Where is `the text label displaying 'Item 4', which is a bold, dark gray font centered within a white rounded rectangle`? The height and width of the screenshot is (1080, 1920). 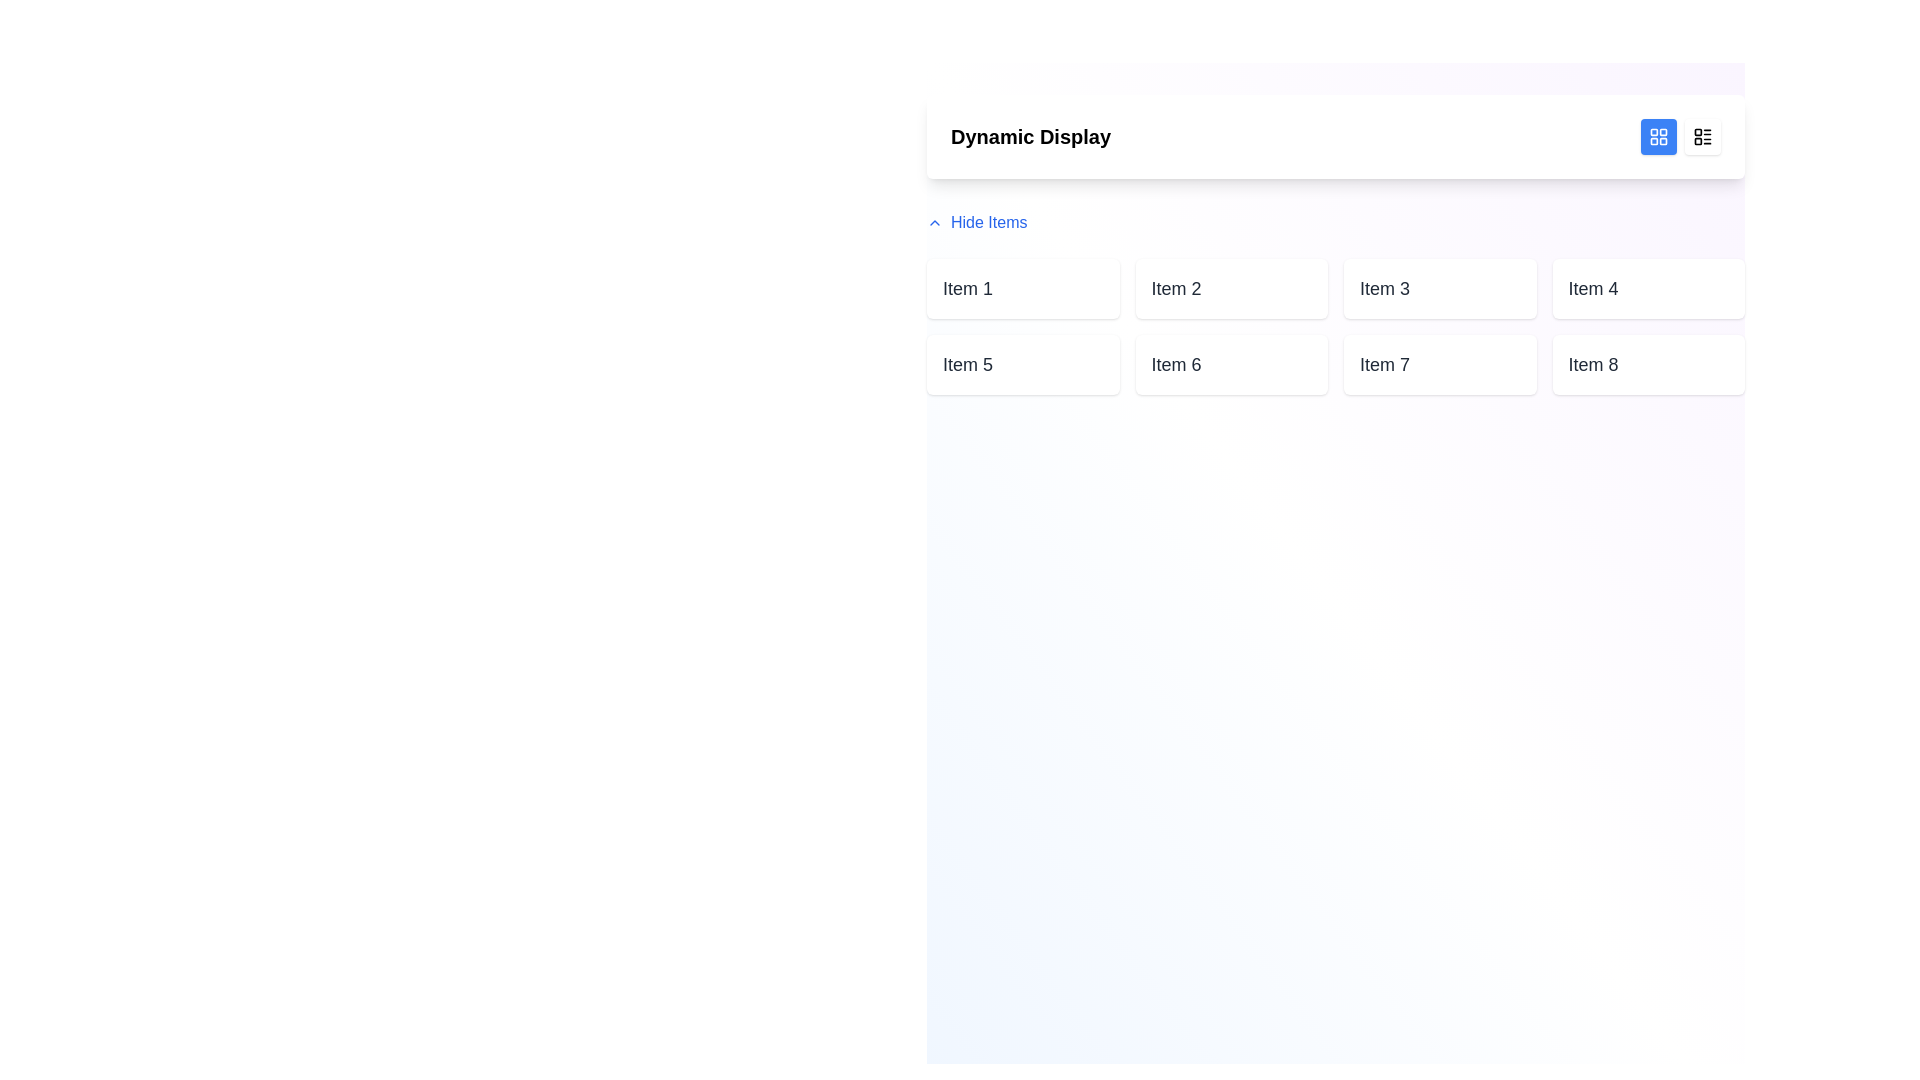 the text label displaying 'Item 4', which is a bold, dark gray font centered within a white rounded rectangle is located at coordinates (1592, 289).